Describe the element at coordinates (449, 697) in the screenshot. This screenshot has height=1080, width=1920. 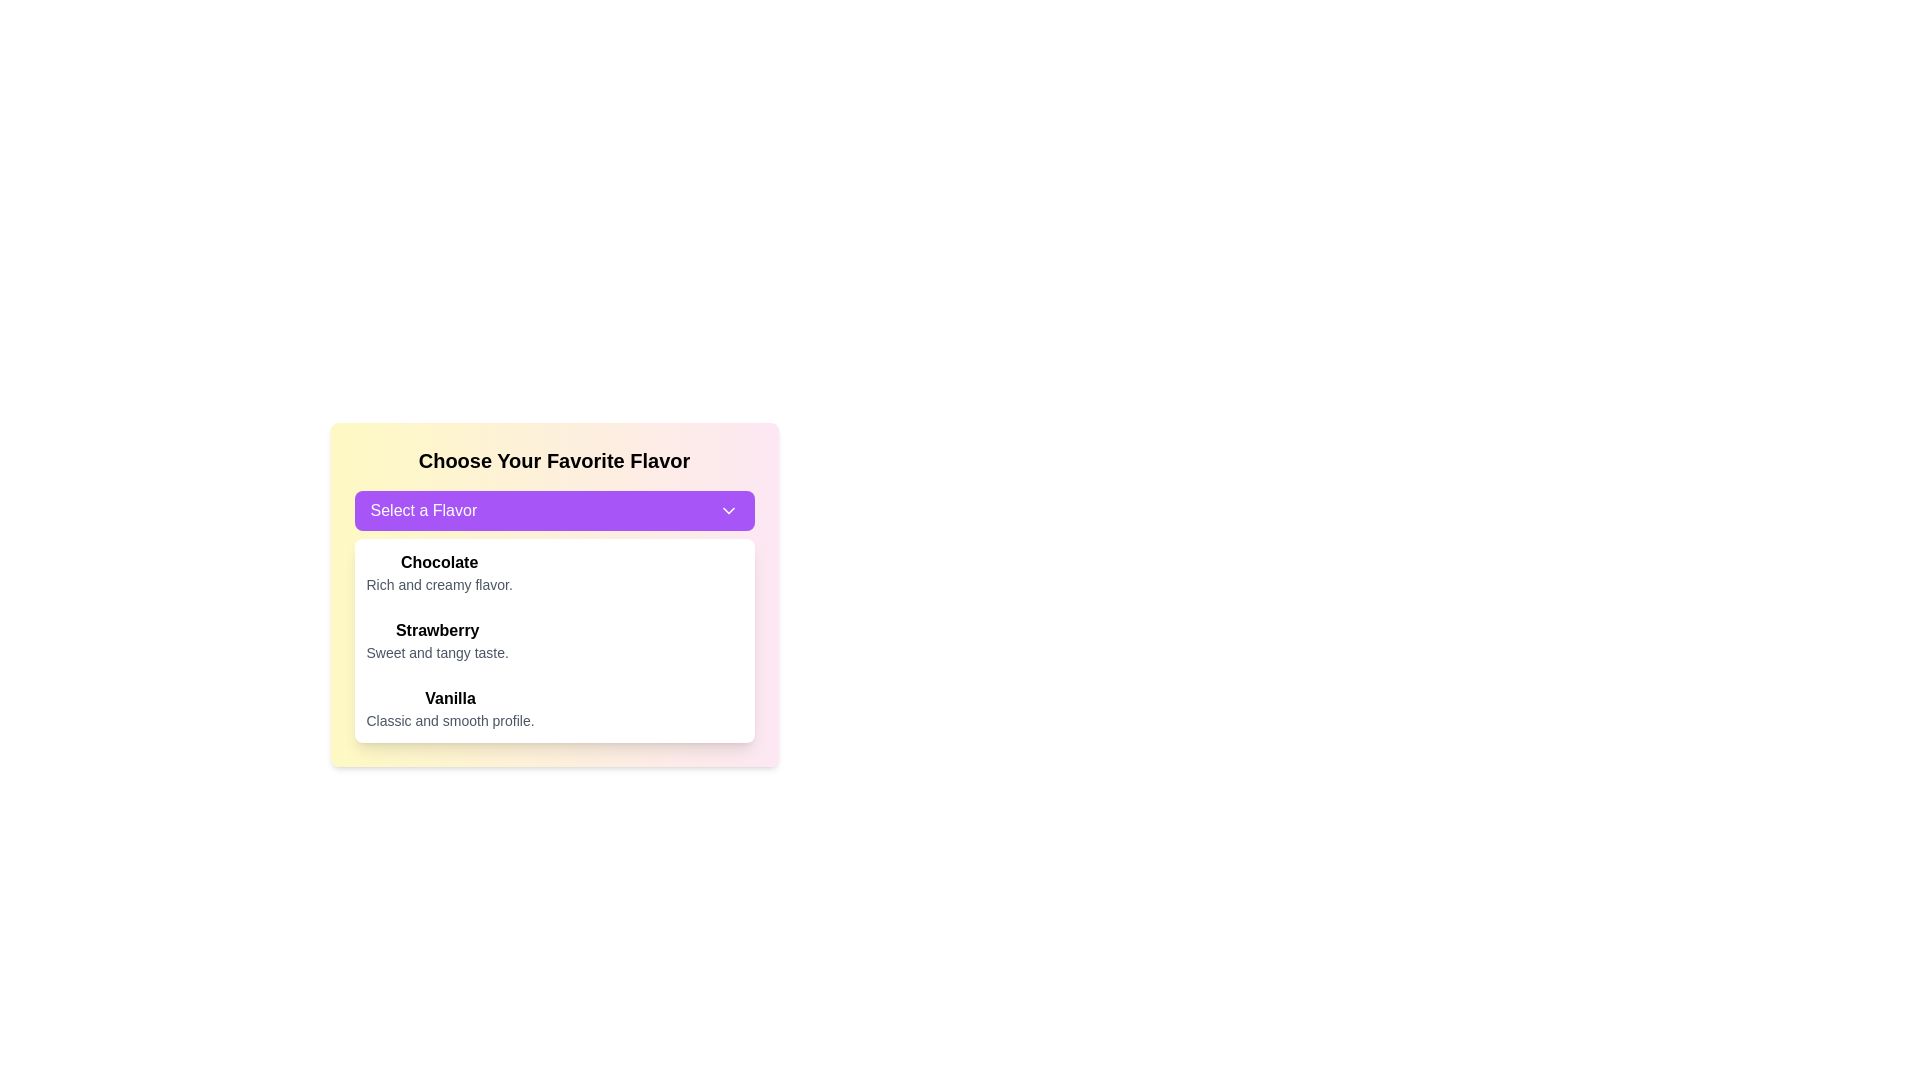
I see `the static text label indicating a selectable flavor option in the dropdown list, located at the bottom row following 'Chocolate' and 'Strawberry'` at that location.